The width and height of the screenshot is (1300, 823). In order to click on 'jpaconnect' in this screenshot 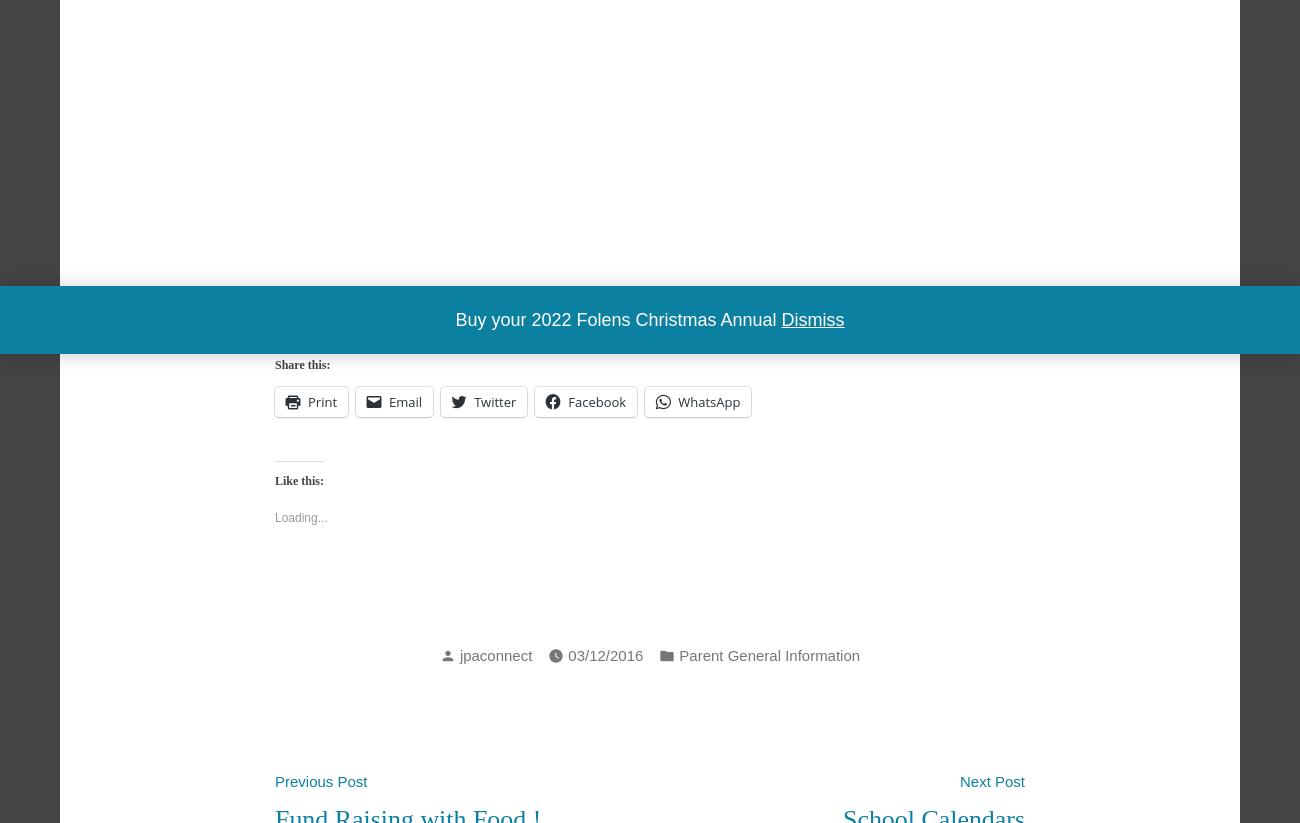, I will do `click(495, 654)`.